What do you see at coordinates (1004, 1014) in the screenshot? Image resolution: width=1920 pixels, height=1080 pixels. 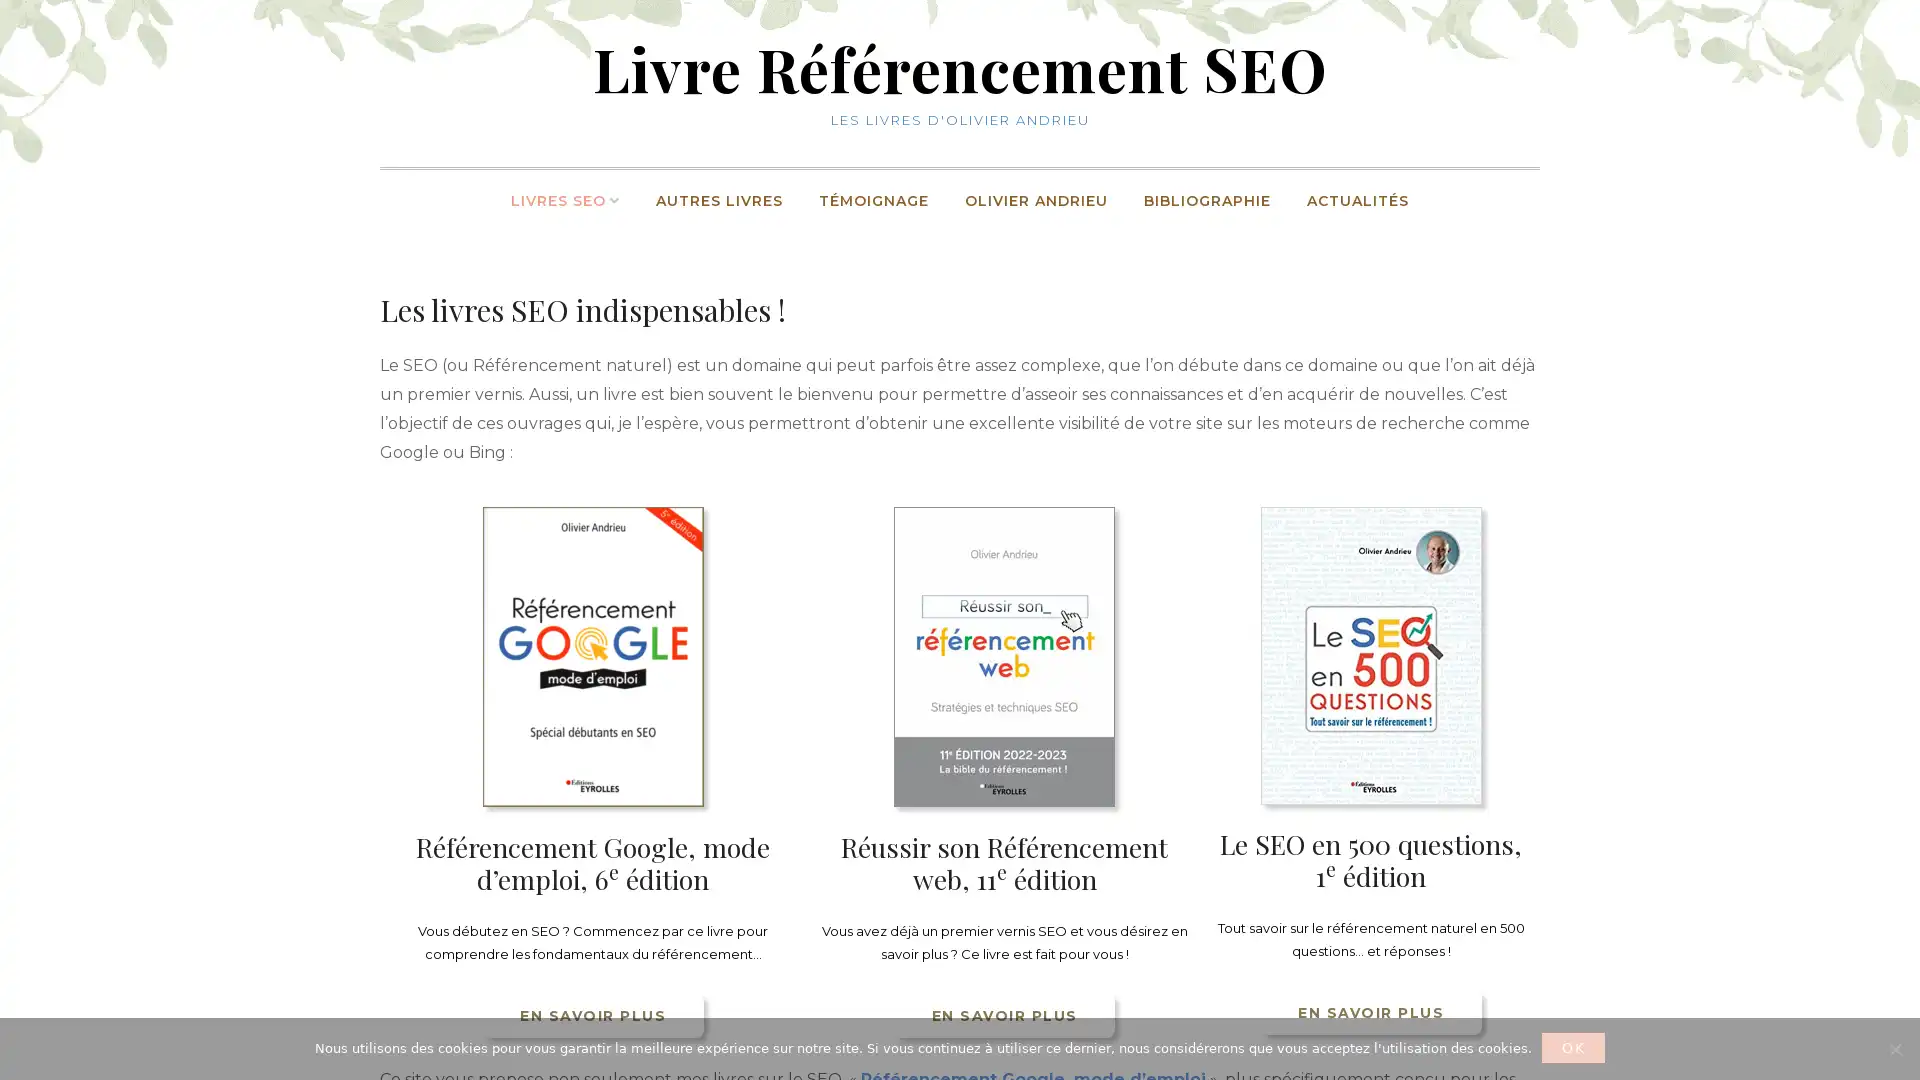 I see `EN SAVOIR PLUS` at bounding box center [1004, 1014].